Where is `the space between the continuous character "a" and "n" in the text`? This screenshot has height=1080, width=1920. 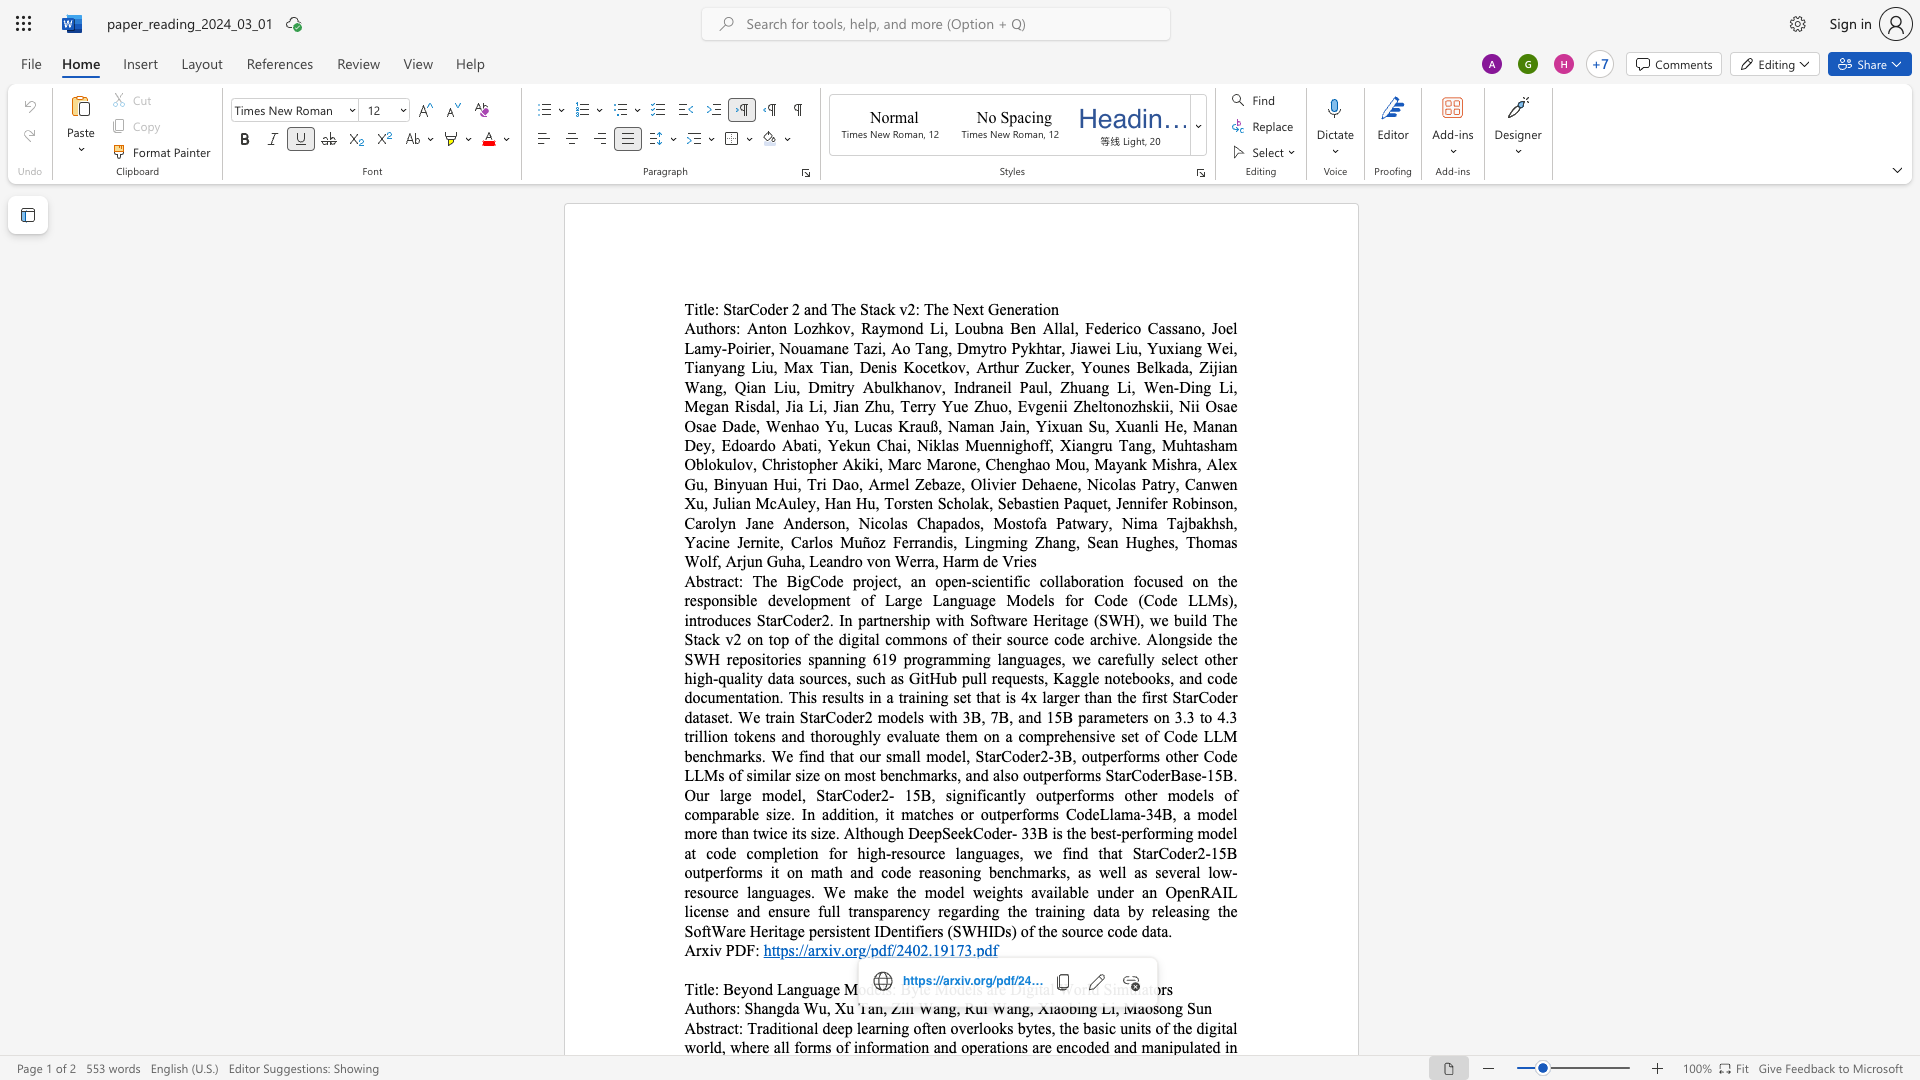 the space between the continuous character "a" and "n" in the text is located at coordinates (939, 1008).